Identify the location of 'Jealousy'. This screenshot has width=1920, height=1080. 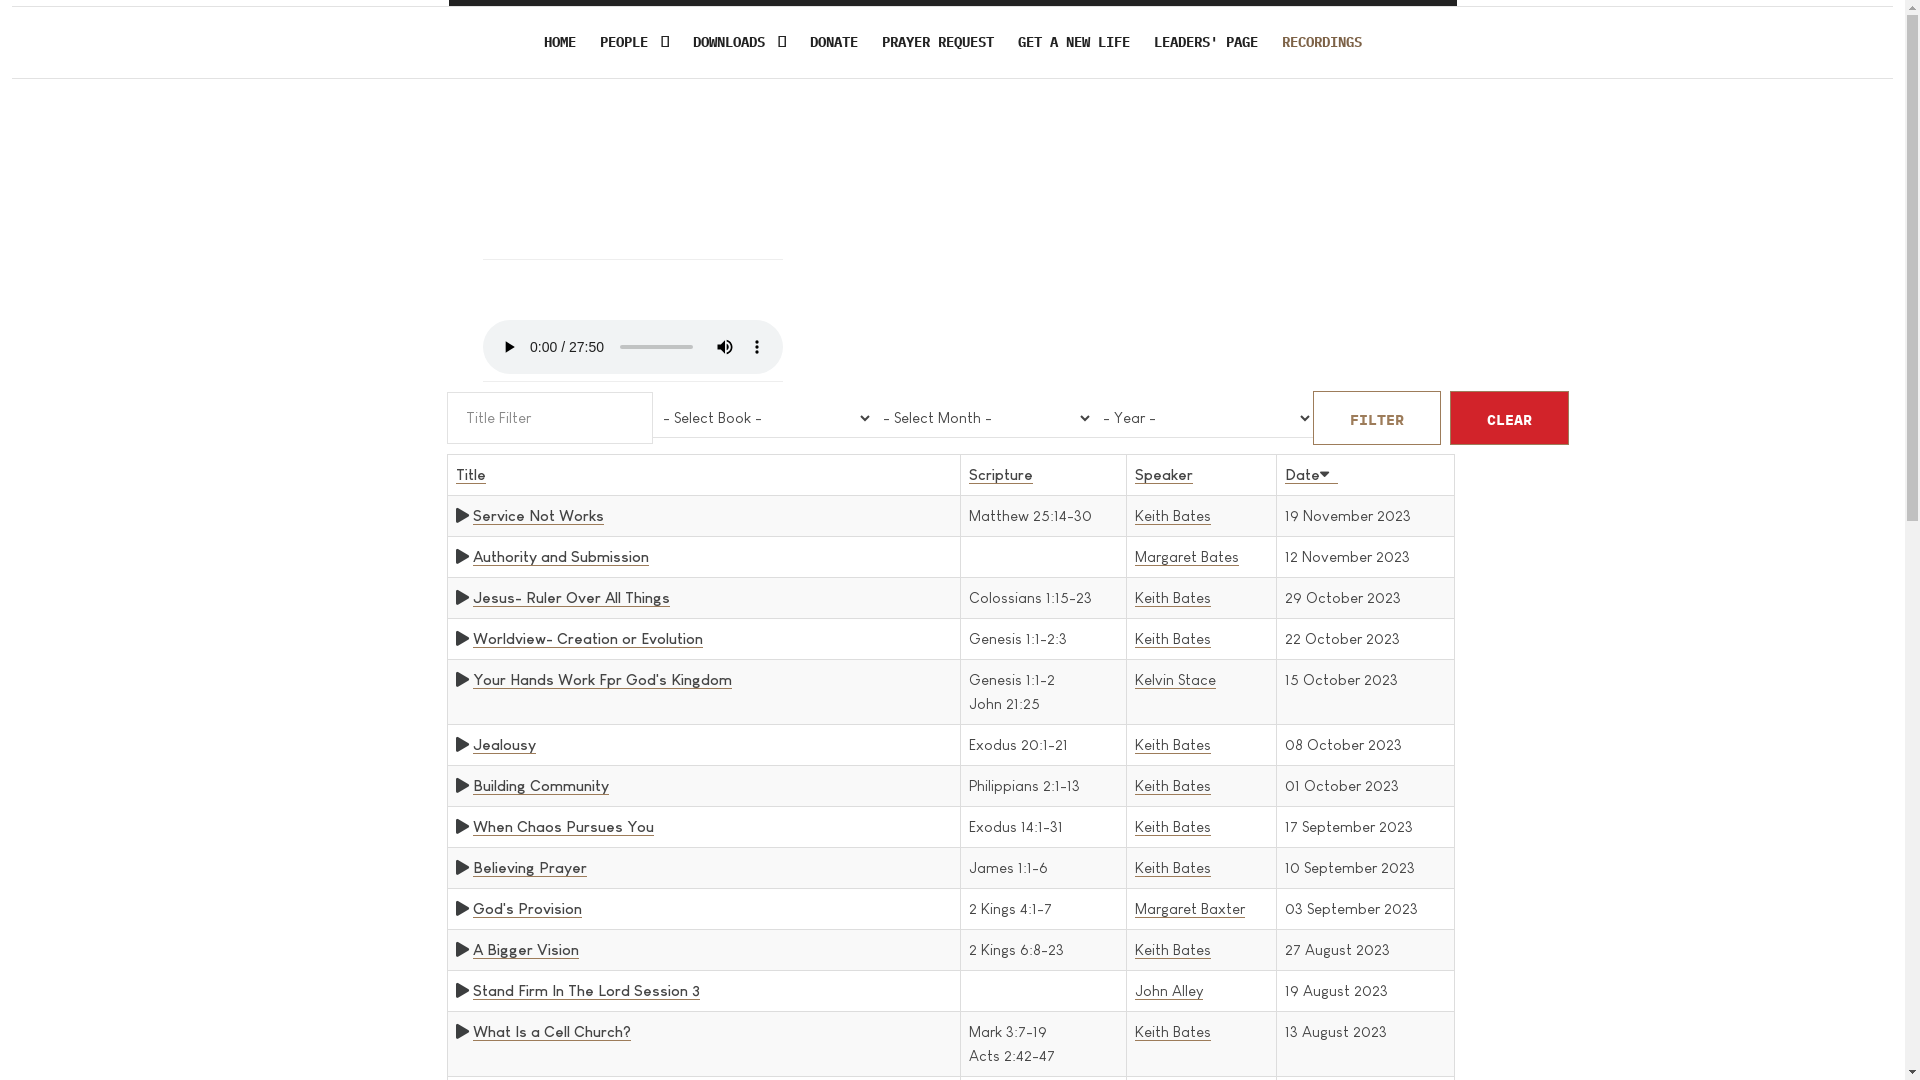
(503, 744).